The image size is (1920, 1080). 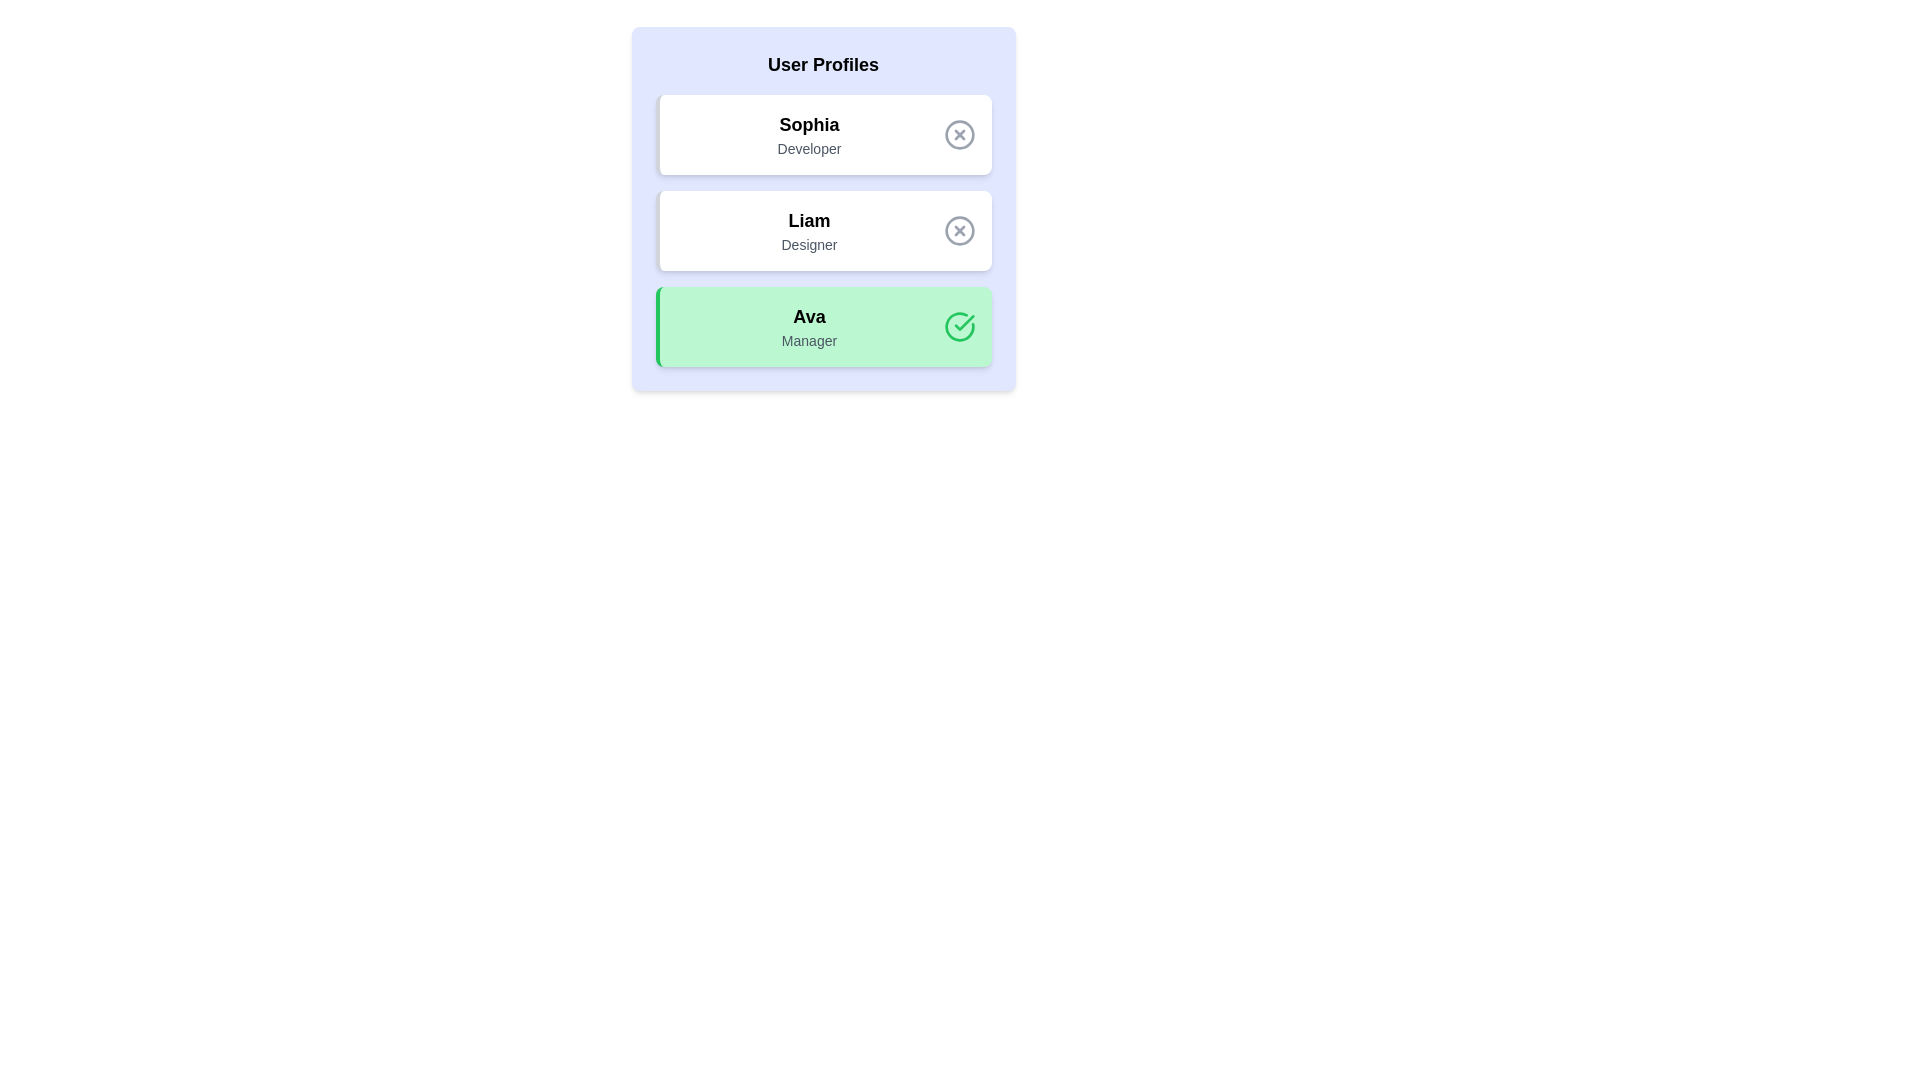 What do you see at coordinates (823, 230) in the screenshot?
I see `the profile Liam by clicking on it` at bounding box center [823, 230].